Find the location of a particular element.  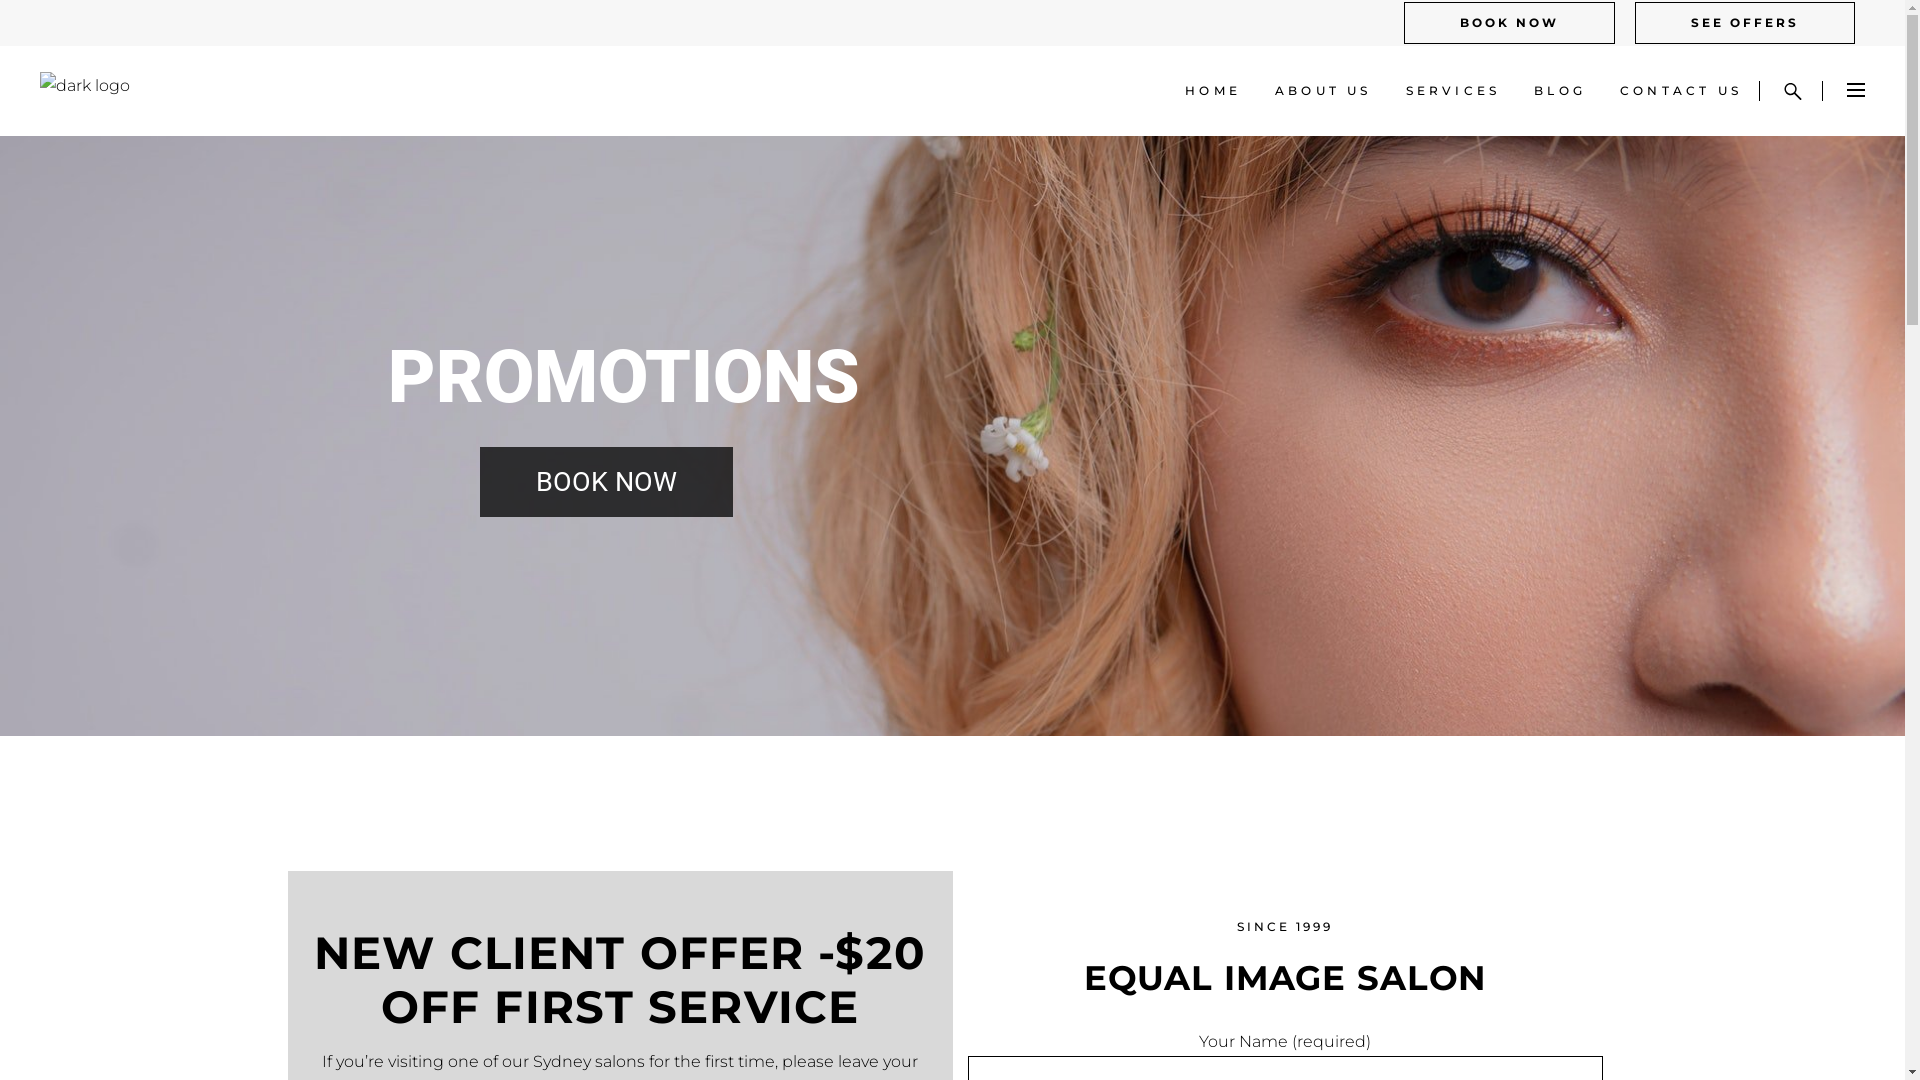

'BLOG' is located at coordinates (1559, 91).